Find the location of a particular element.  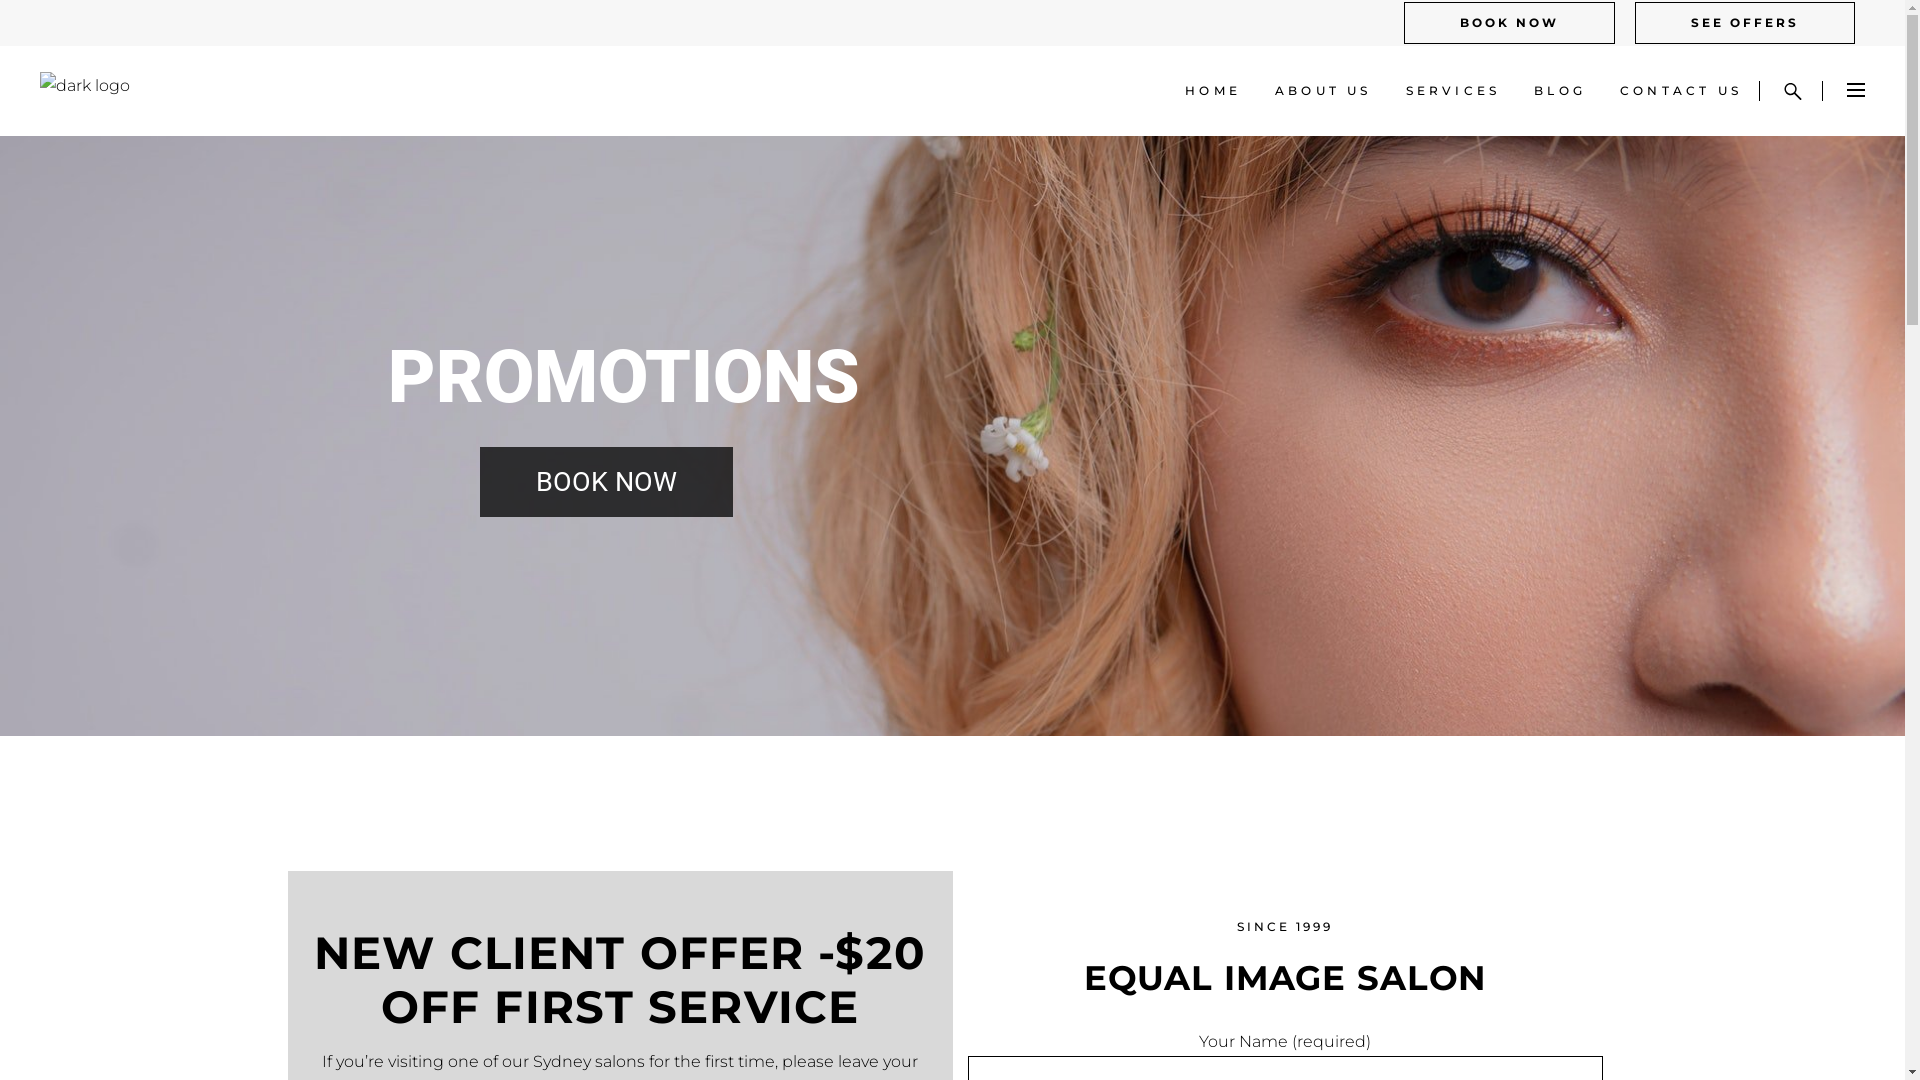

'BLOG' is located at coordinates (1559, 91).